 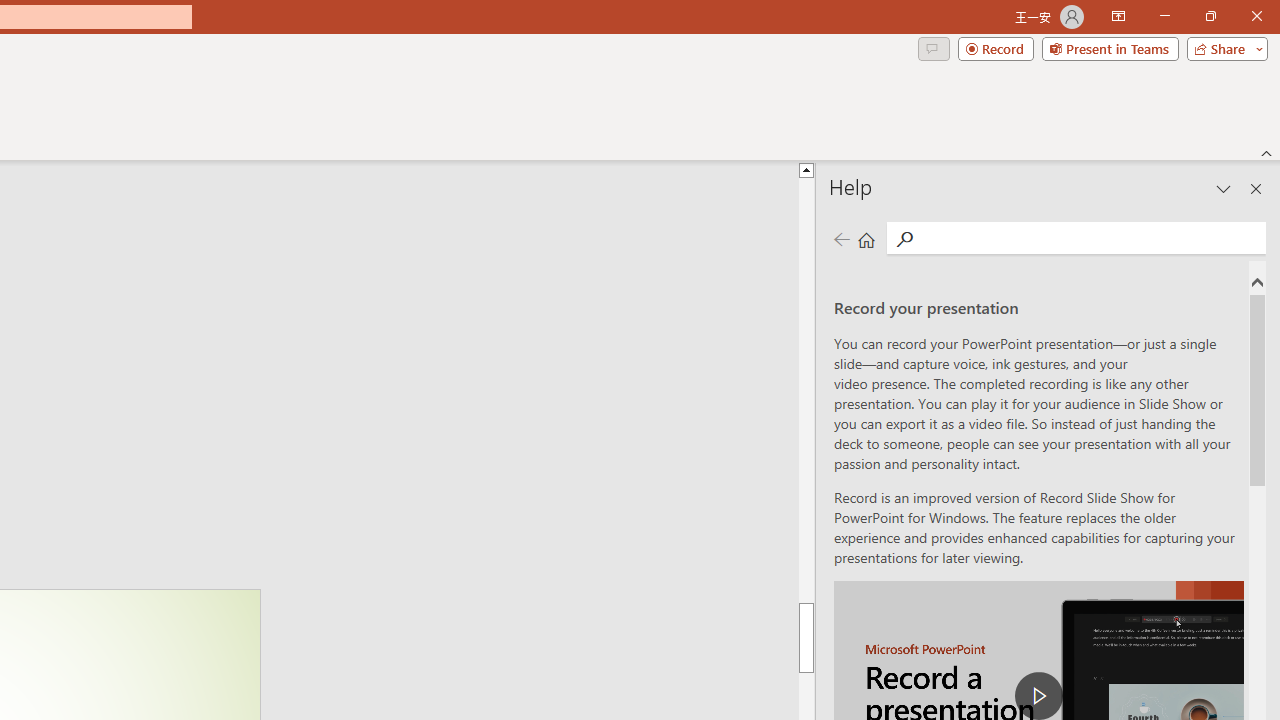 What do you see at coordinates (1266, 152) in the screenshot?
I see `'Collapse the Ribbon'` at bounding box center [1266, 152].